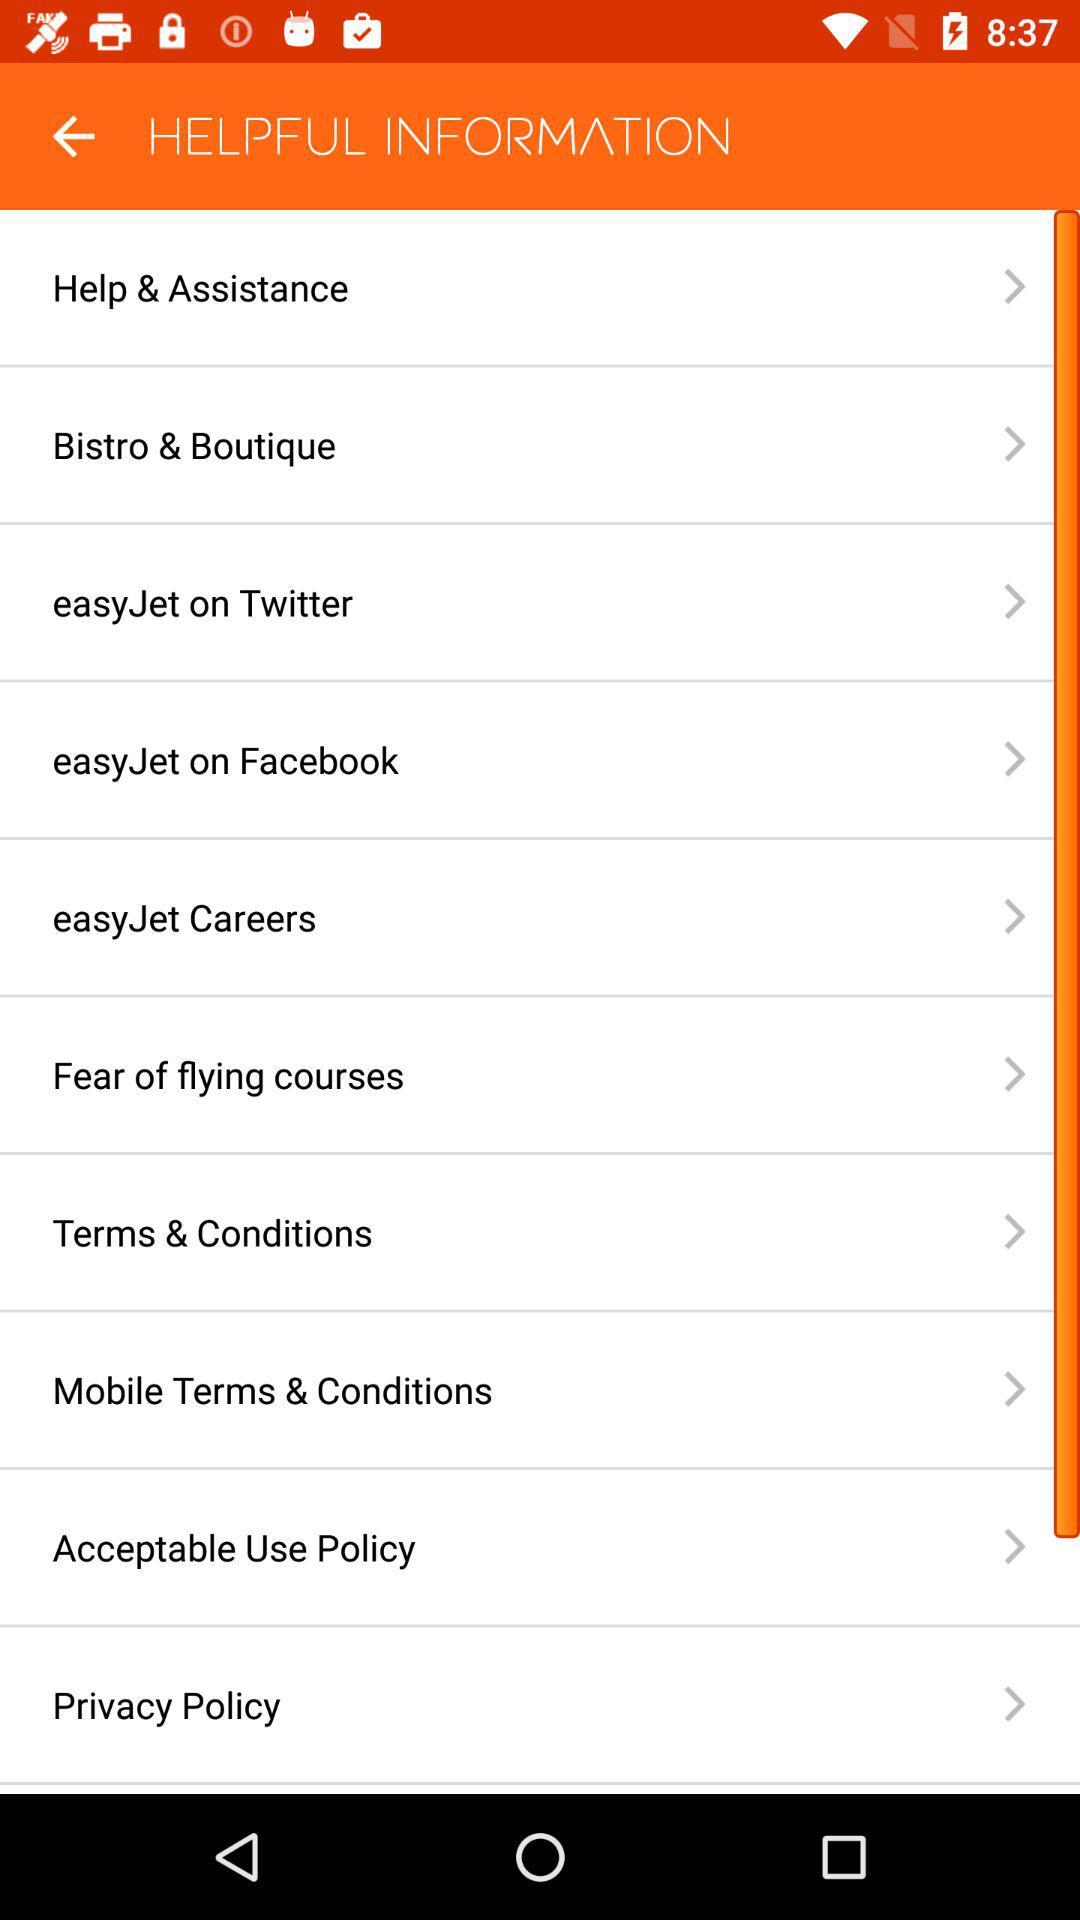 This screenshot has width=1080, height=1920. I want to click on the icon which is right to the text acceptable use policy, so click(1040, 1545).